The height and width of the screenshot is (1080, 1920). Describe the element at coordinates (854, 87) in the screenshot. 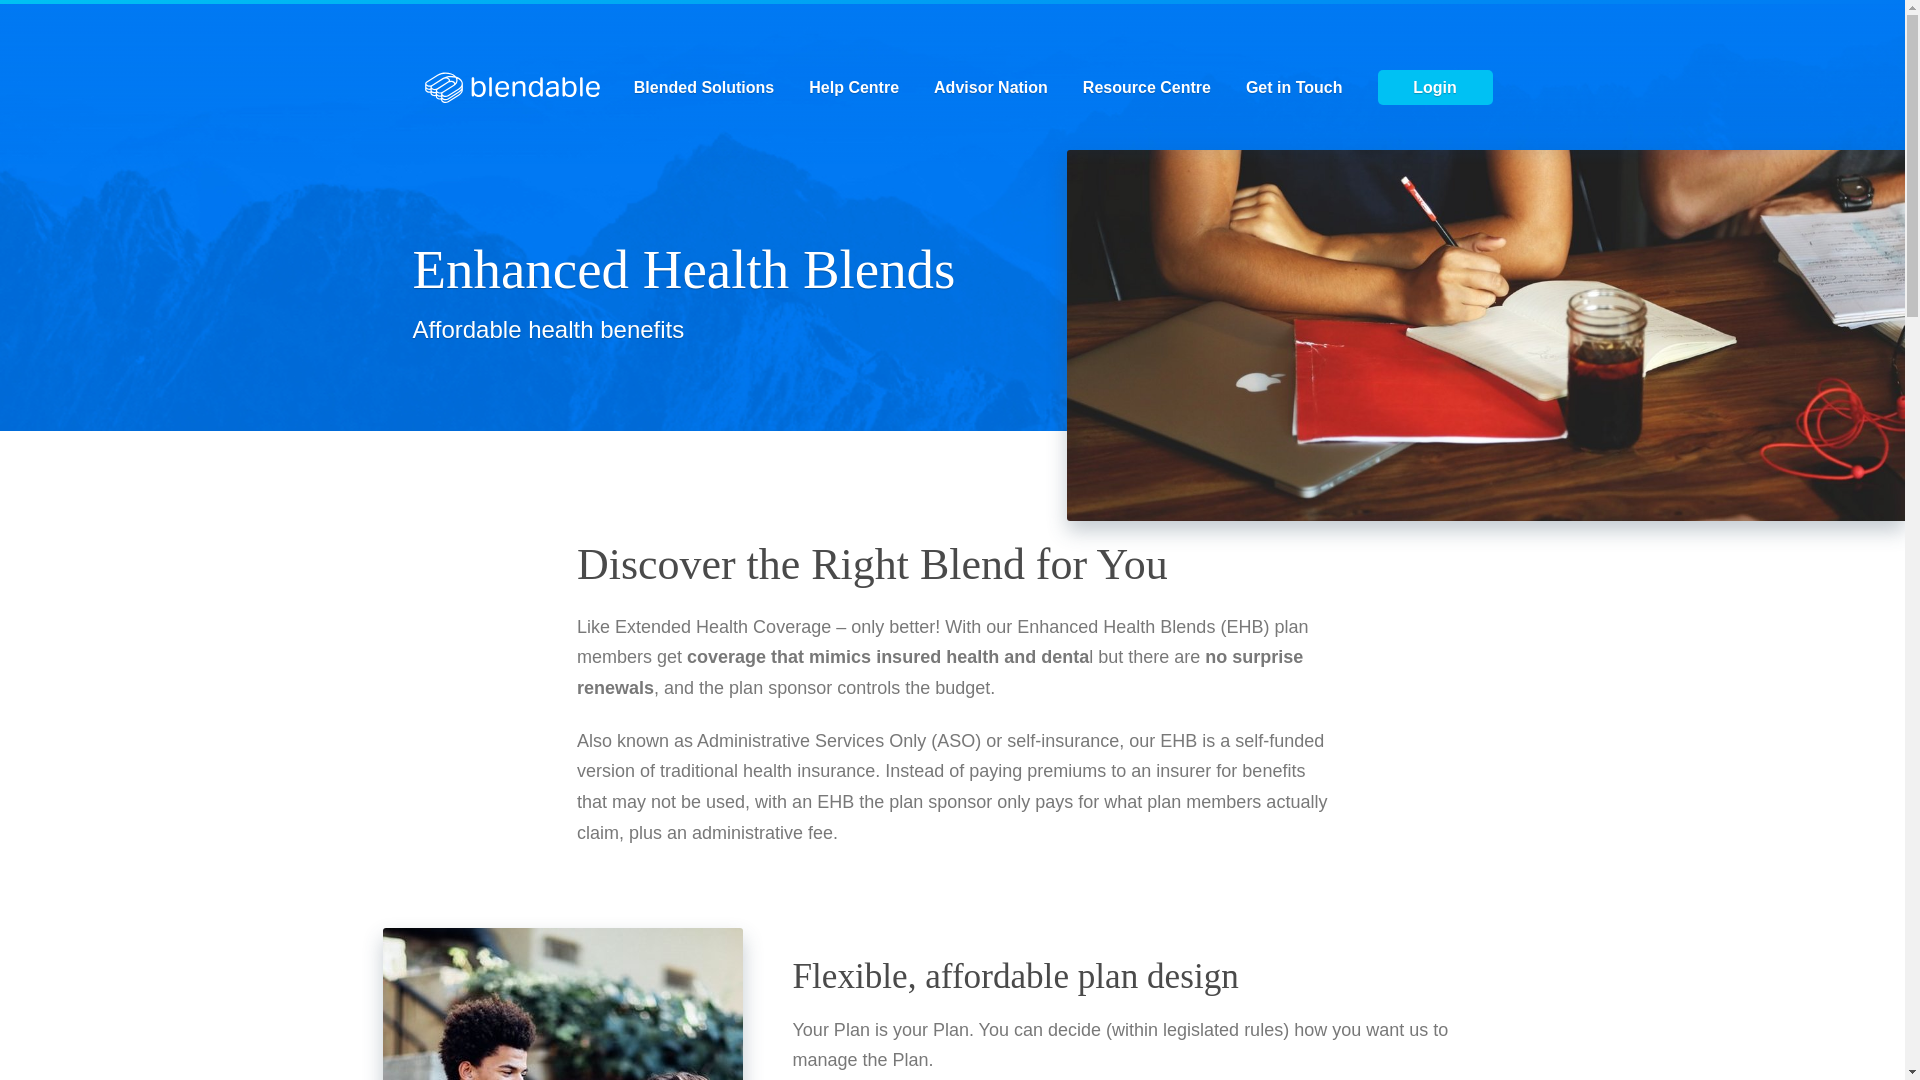

I see `'Help Centre'` at that location.